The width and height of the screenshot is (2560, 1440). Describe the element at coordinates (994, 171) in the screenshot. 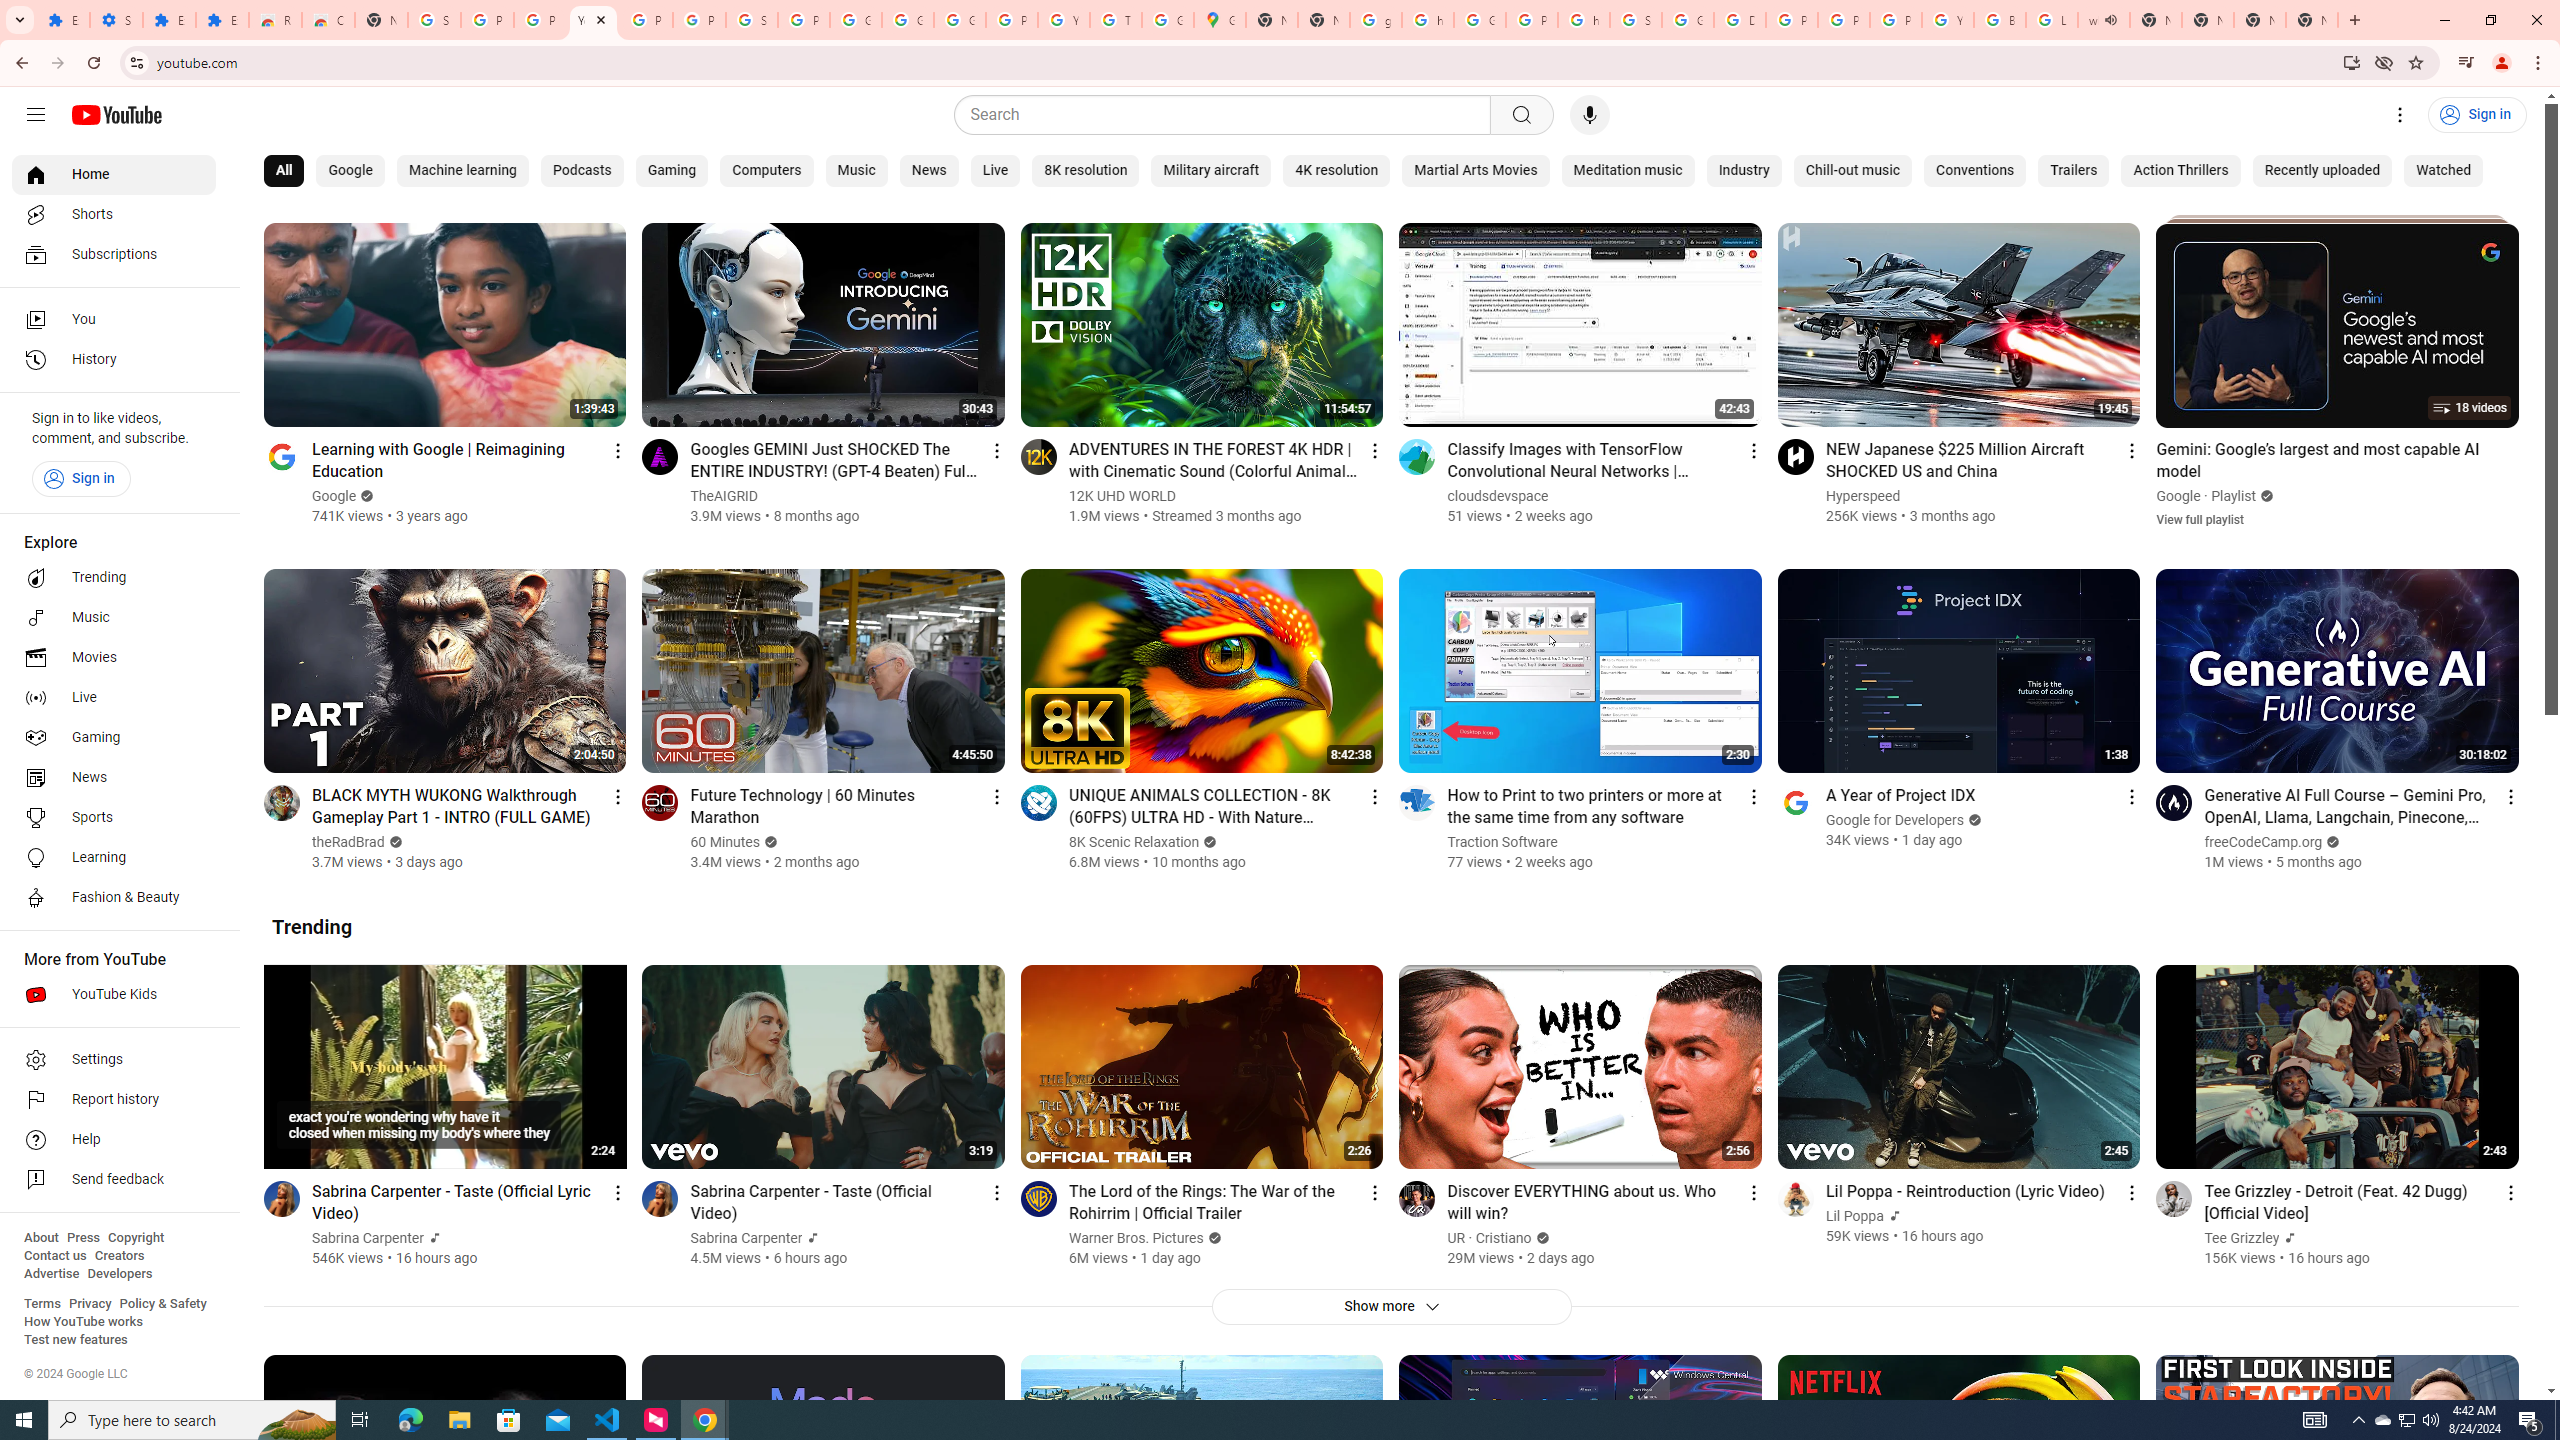

I see `'Live'` at that location.